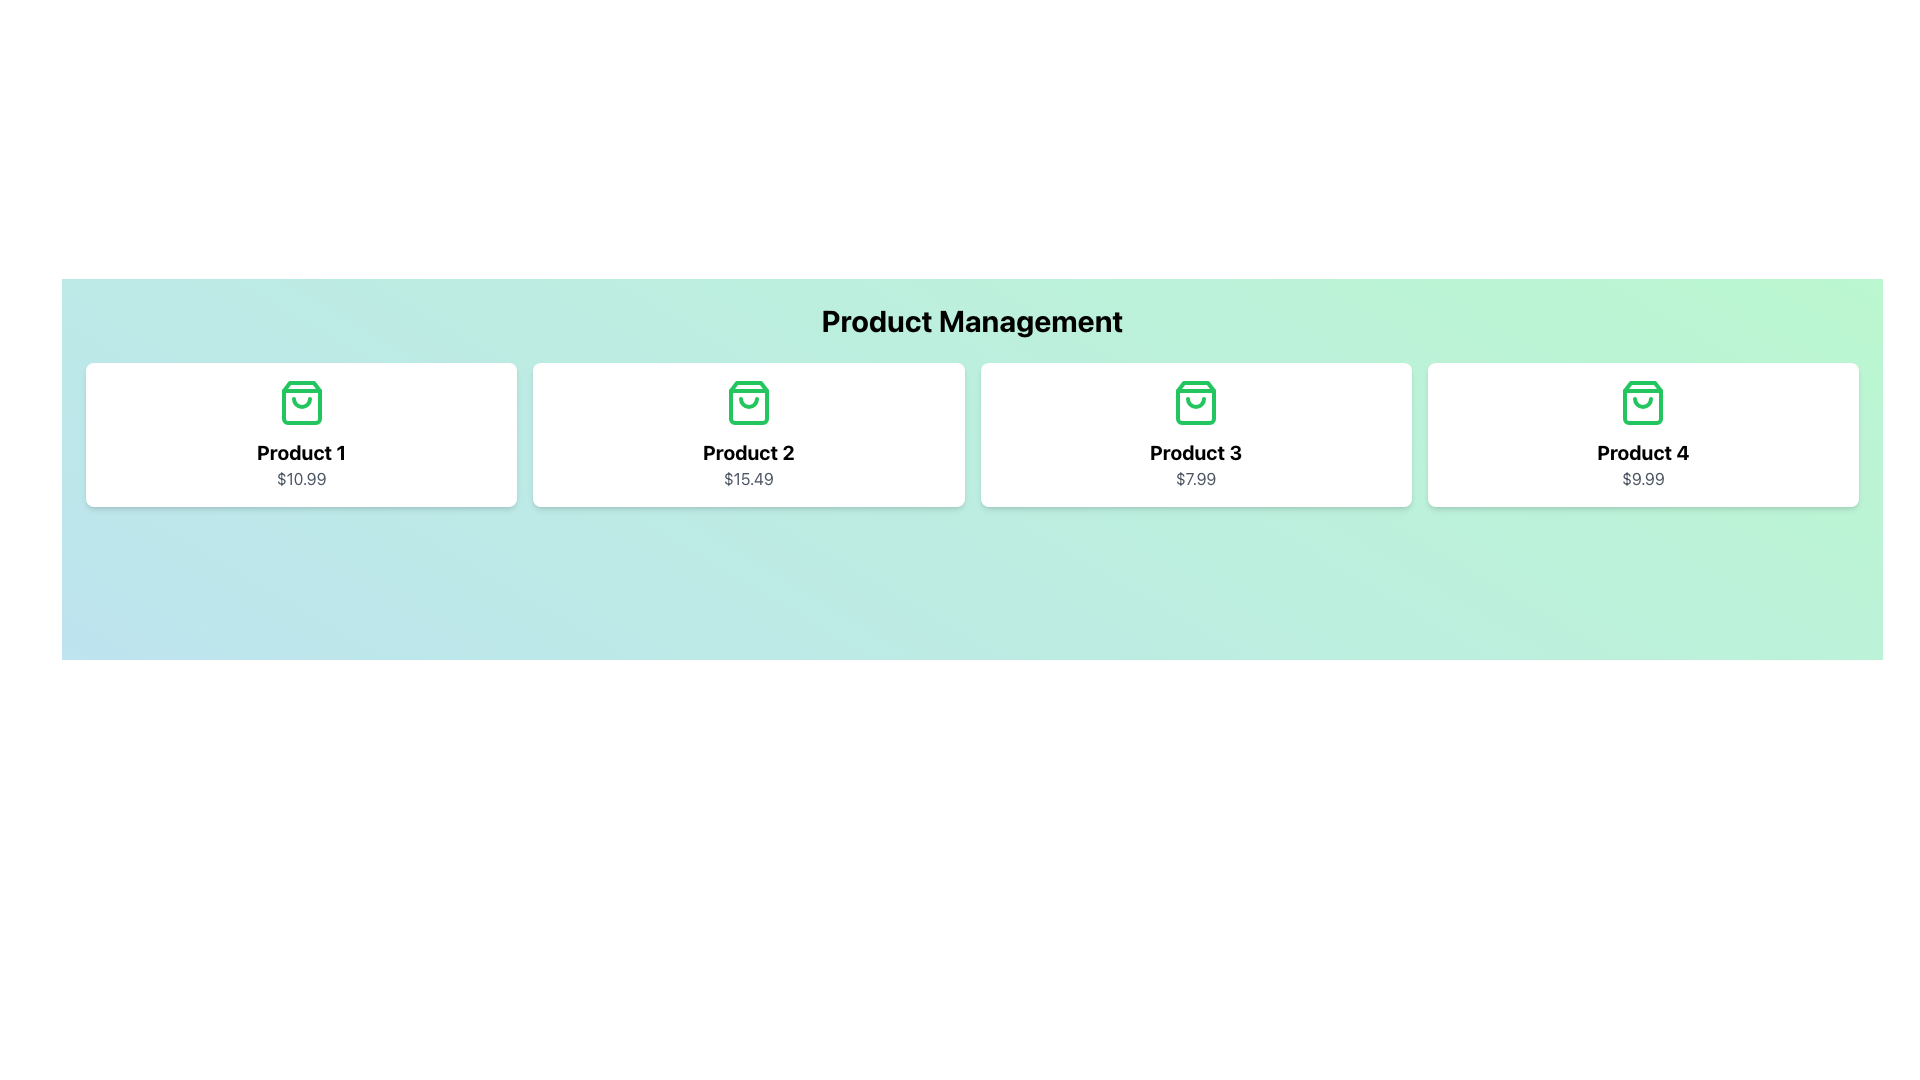  I want to click on the green shopping bag icon located at the top of the product card for 'Product 1' priced at '$10.99', so click(300, 402).